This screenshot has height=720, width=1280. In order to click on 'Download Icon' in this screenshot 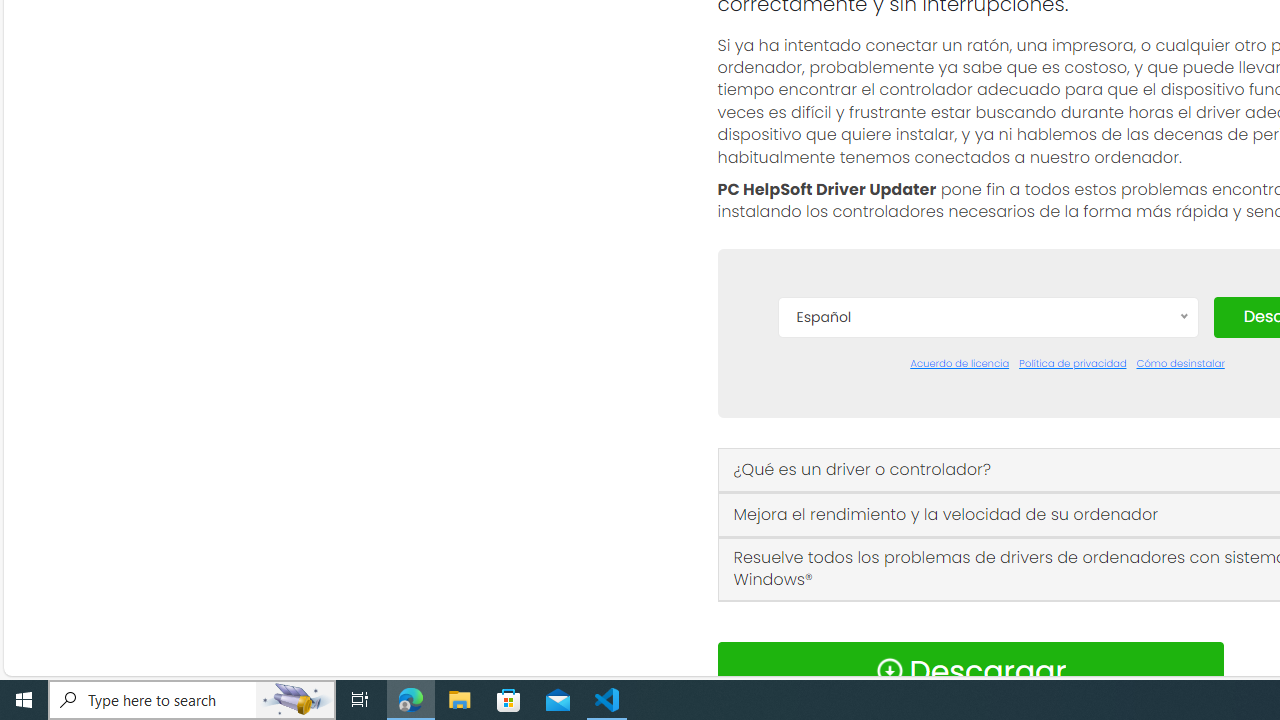, I will do `click(888, 671)`.